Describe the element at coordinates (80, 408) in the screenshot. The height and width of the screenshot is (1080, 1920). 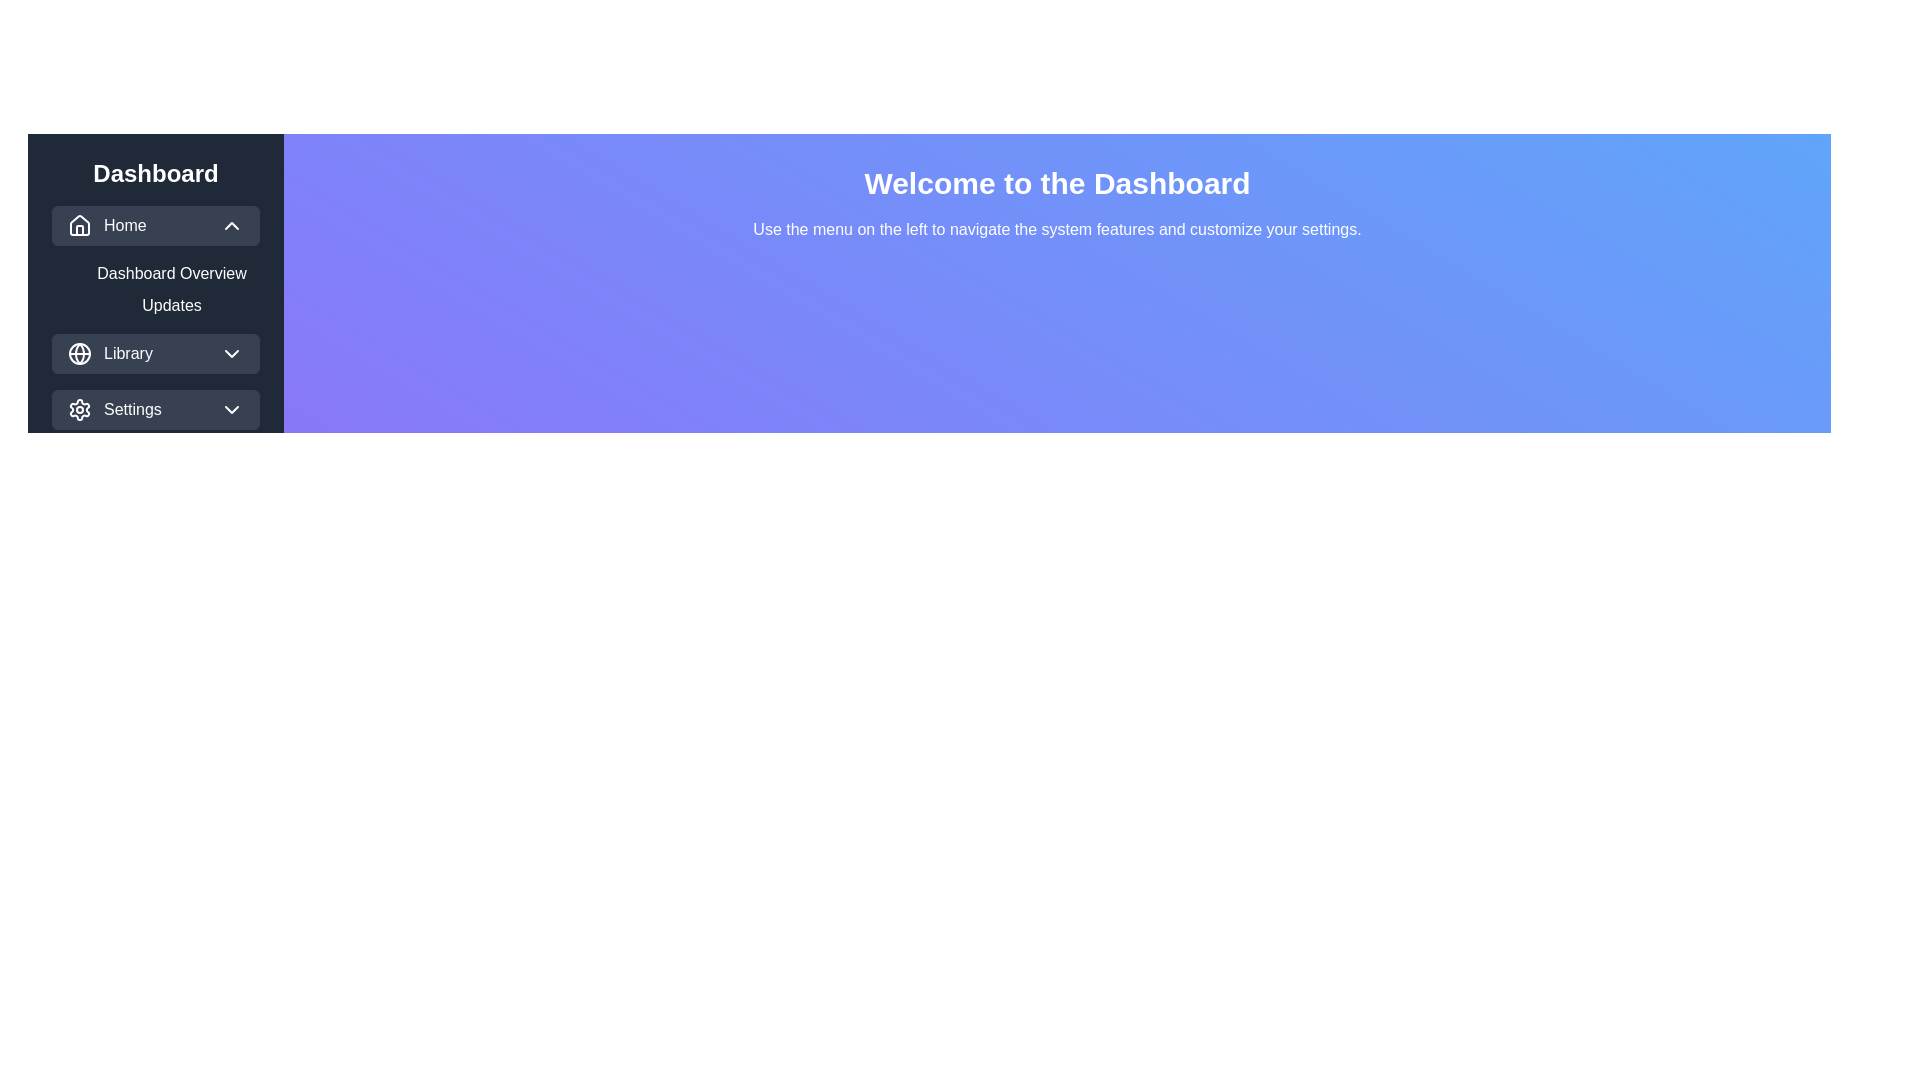
I see `the gear-shaped icon located in the sidebar navigation panel, which is positioned to the left of the 'Settings' label` at that location.